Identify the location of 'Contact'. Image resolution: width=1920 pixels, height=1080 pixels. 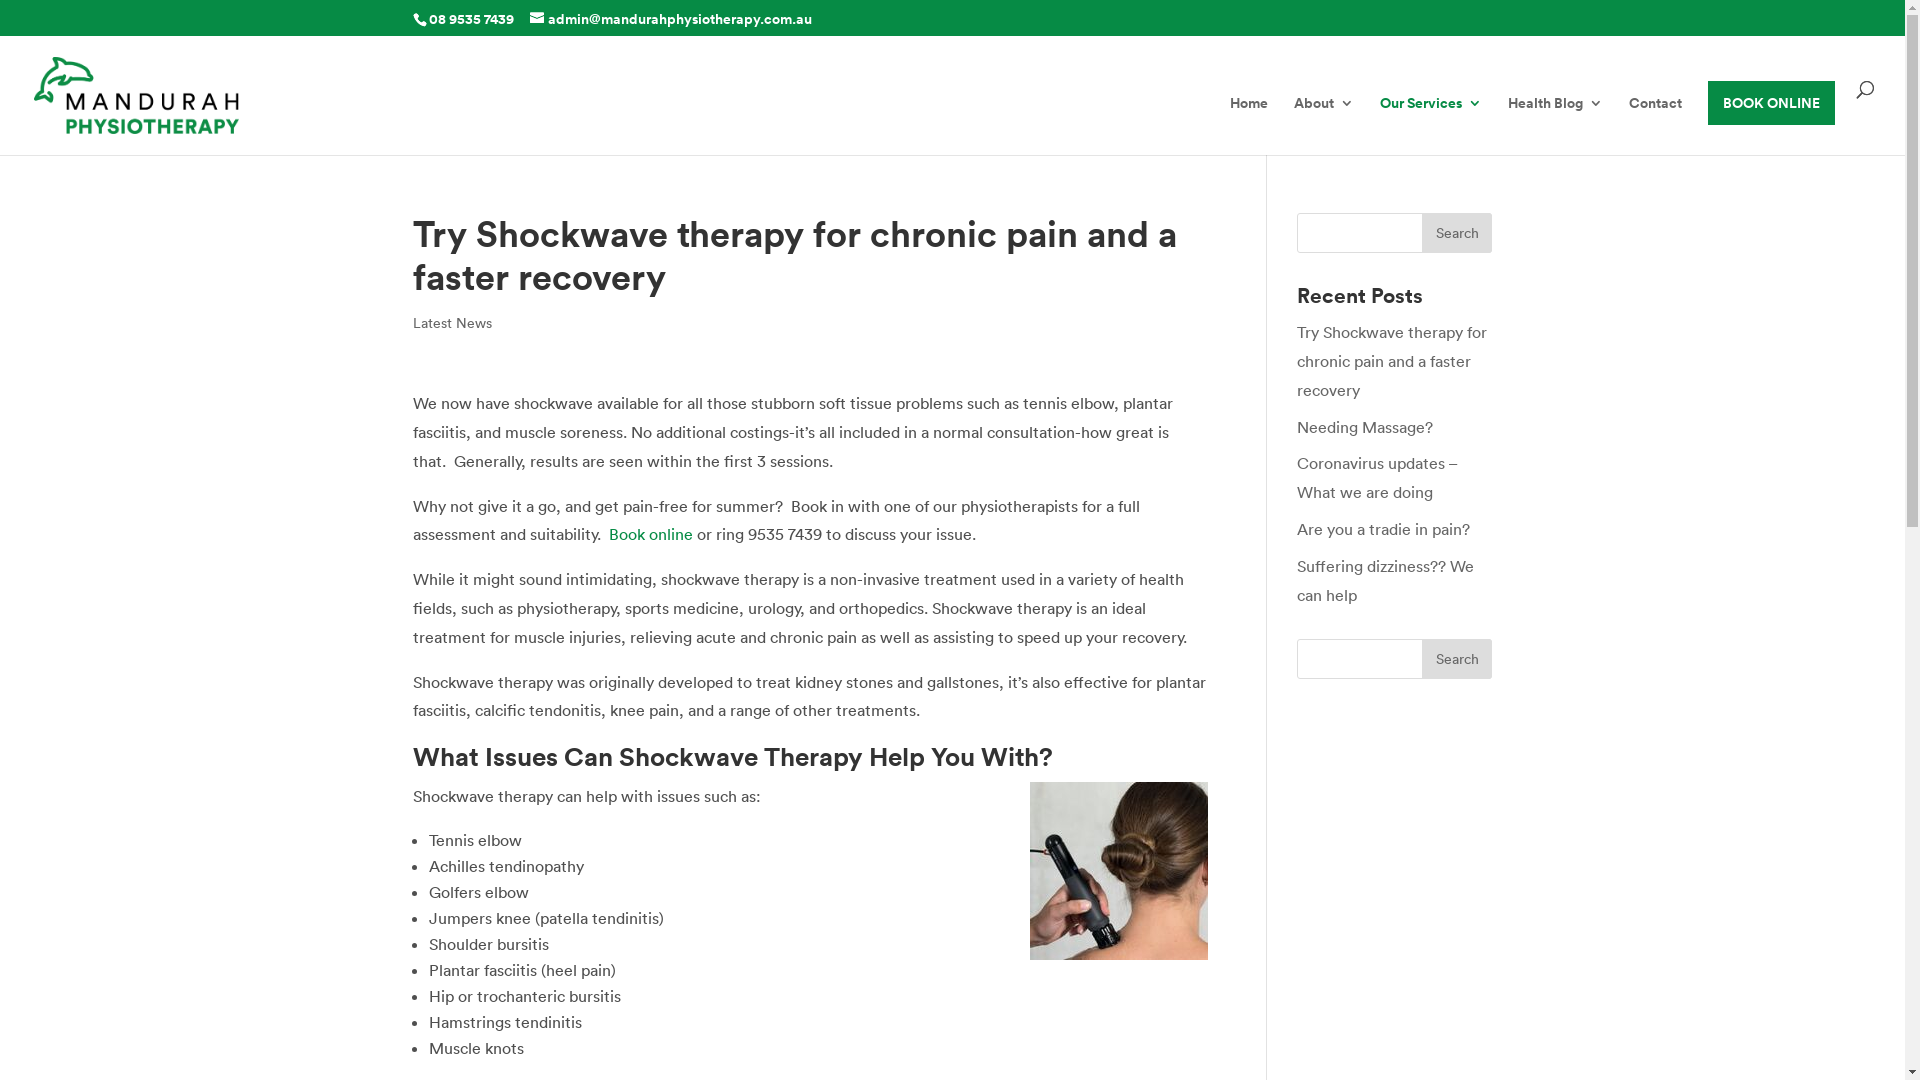
(1655, 125).